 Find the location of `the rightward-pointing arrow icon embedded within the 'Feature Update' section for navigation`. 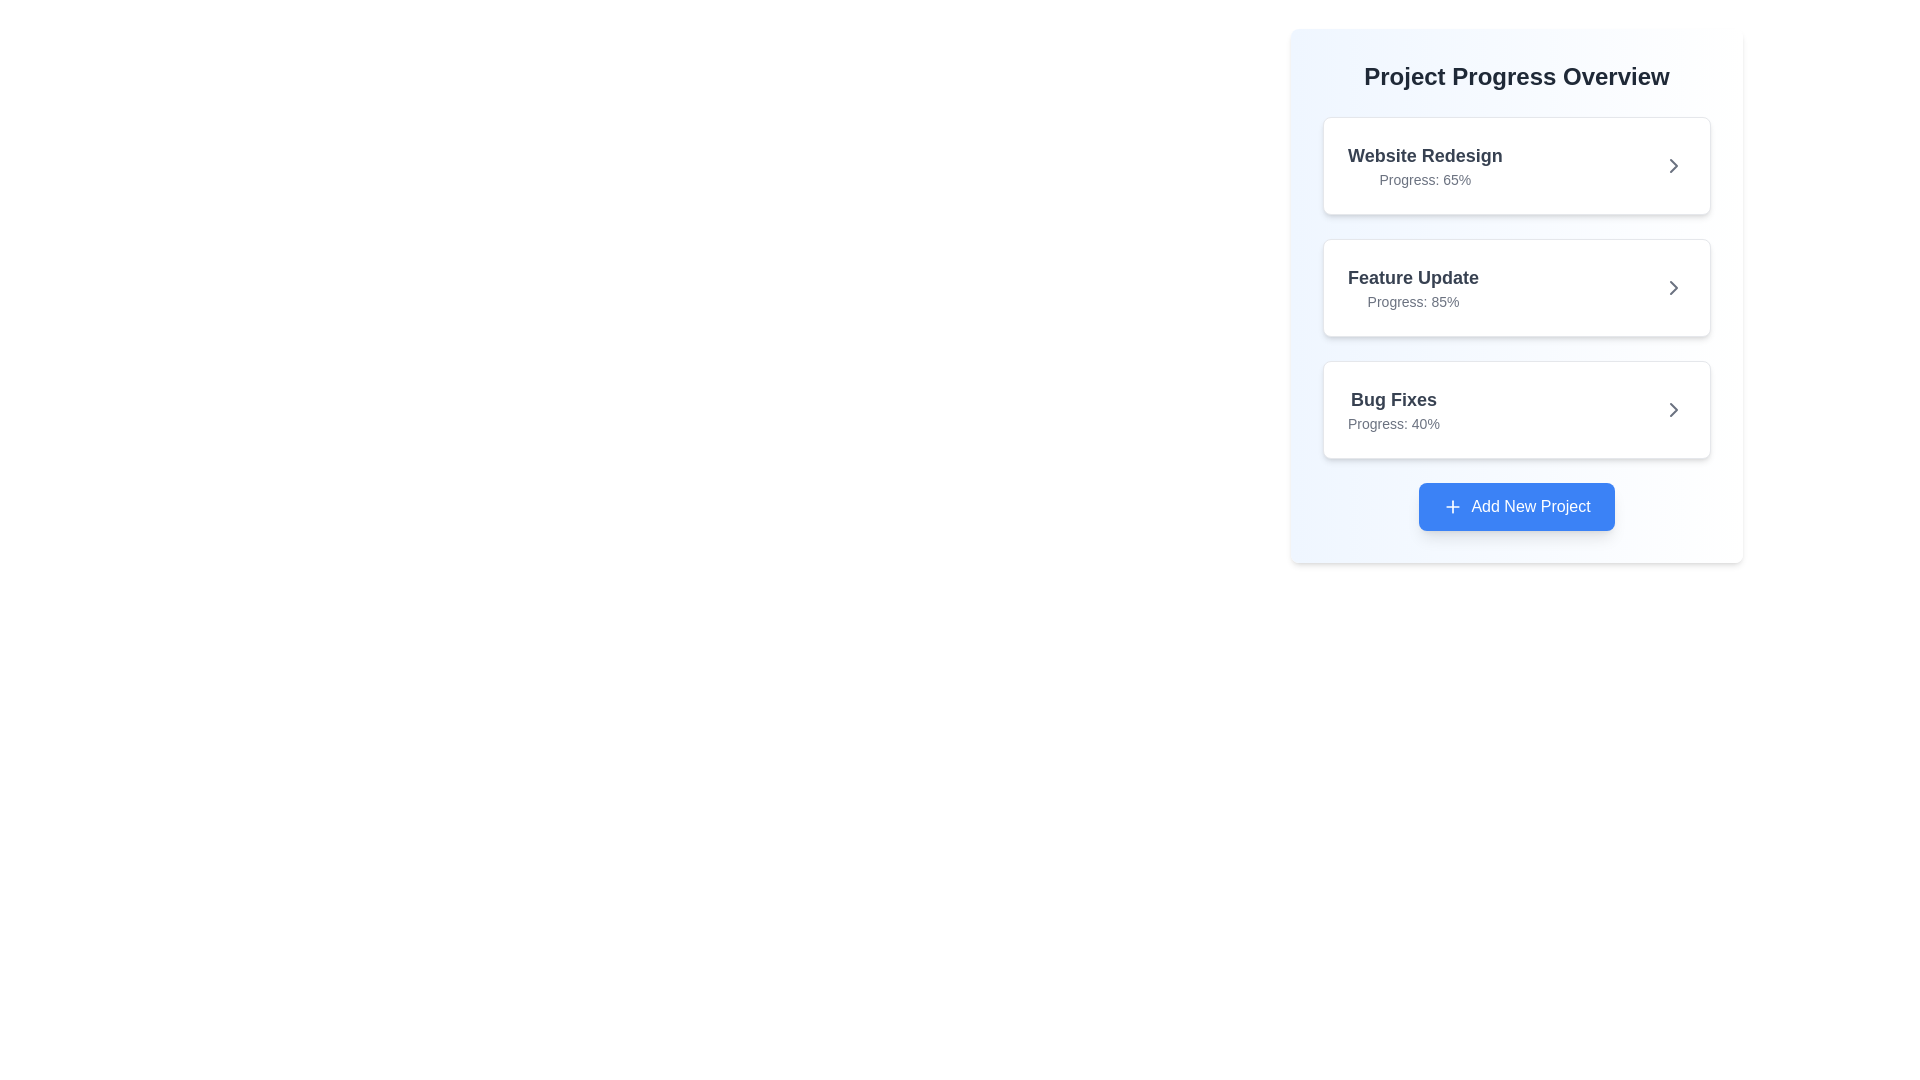

the rightward-pointing arrow icon embedded within the 'Feature Update' section for navigation is located at coordinates (1674, 288).